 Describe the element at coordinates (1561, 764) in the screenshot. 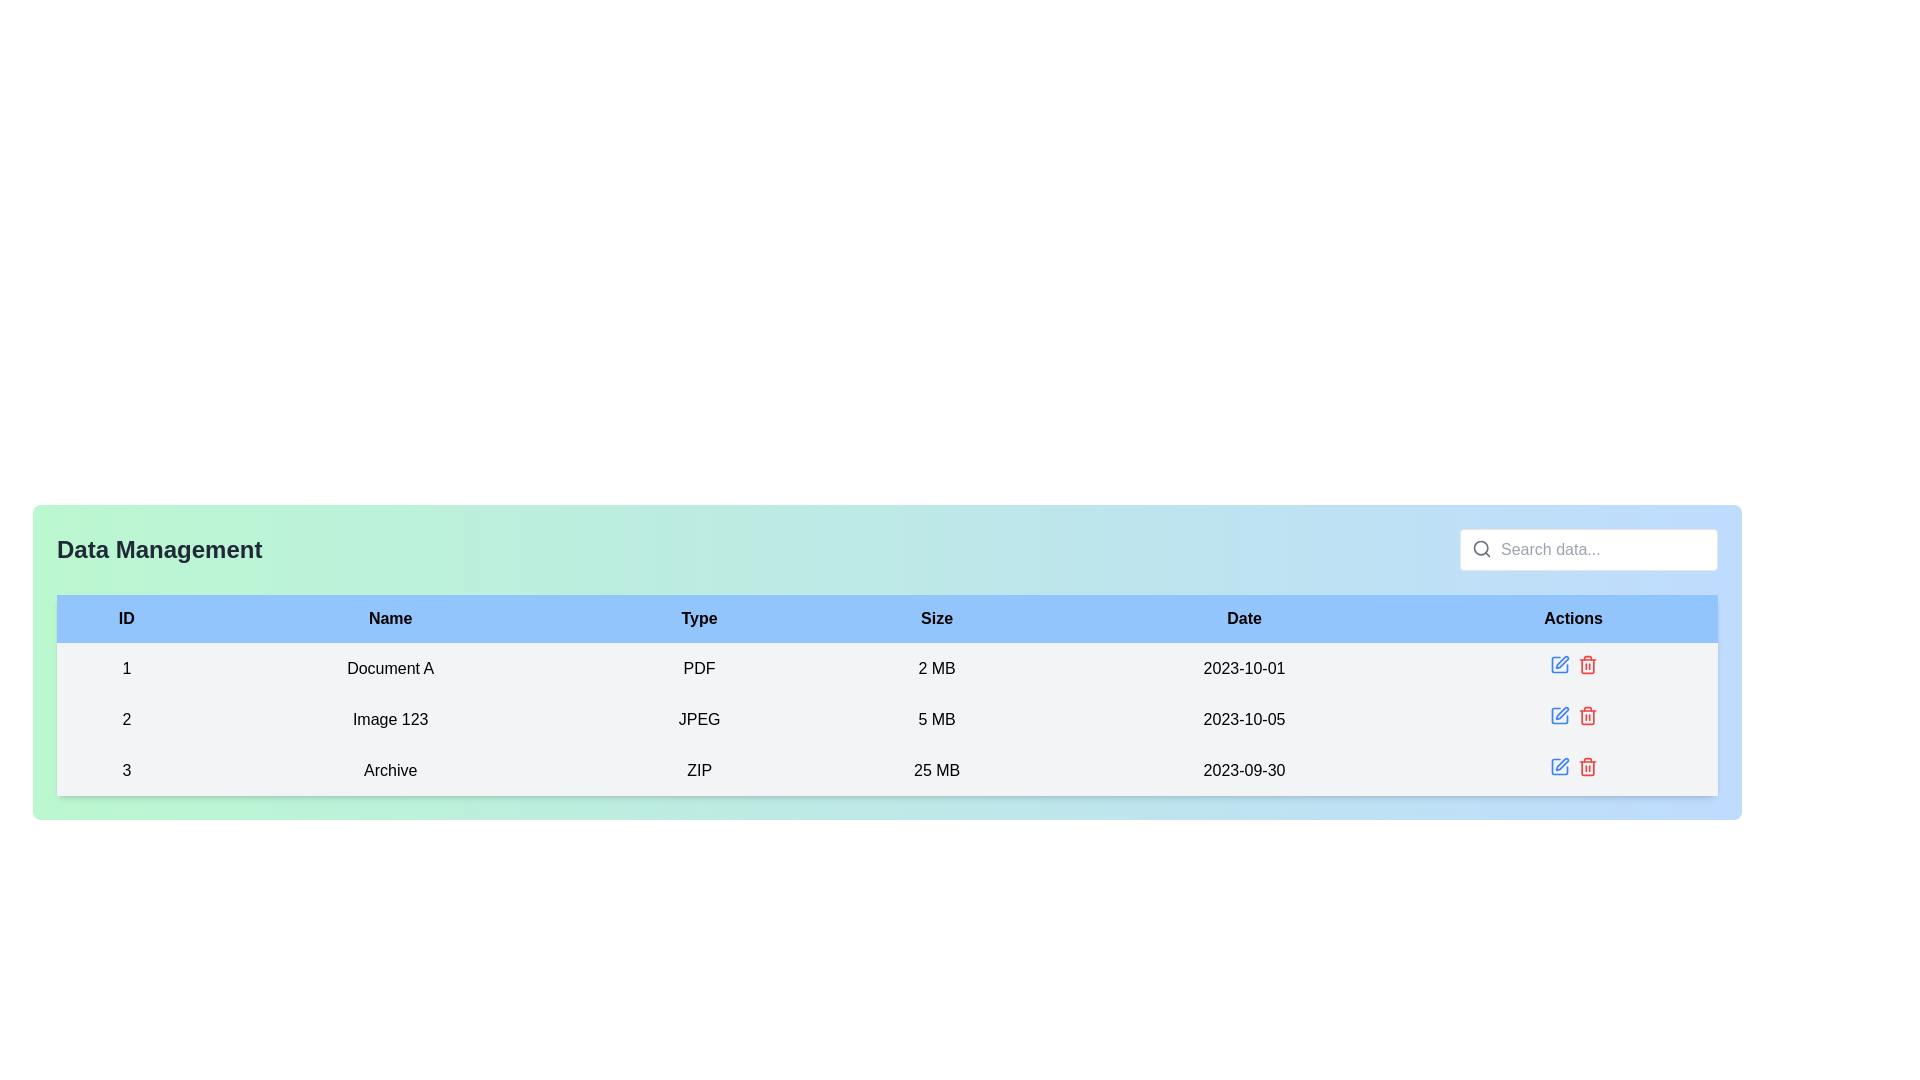

I see `the vector-based pen or edit icon located in the Actions column of the table to initiate an edit action` at that location.